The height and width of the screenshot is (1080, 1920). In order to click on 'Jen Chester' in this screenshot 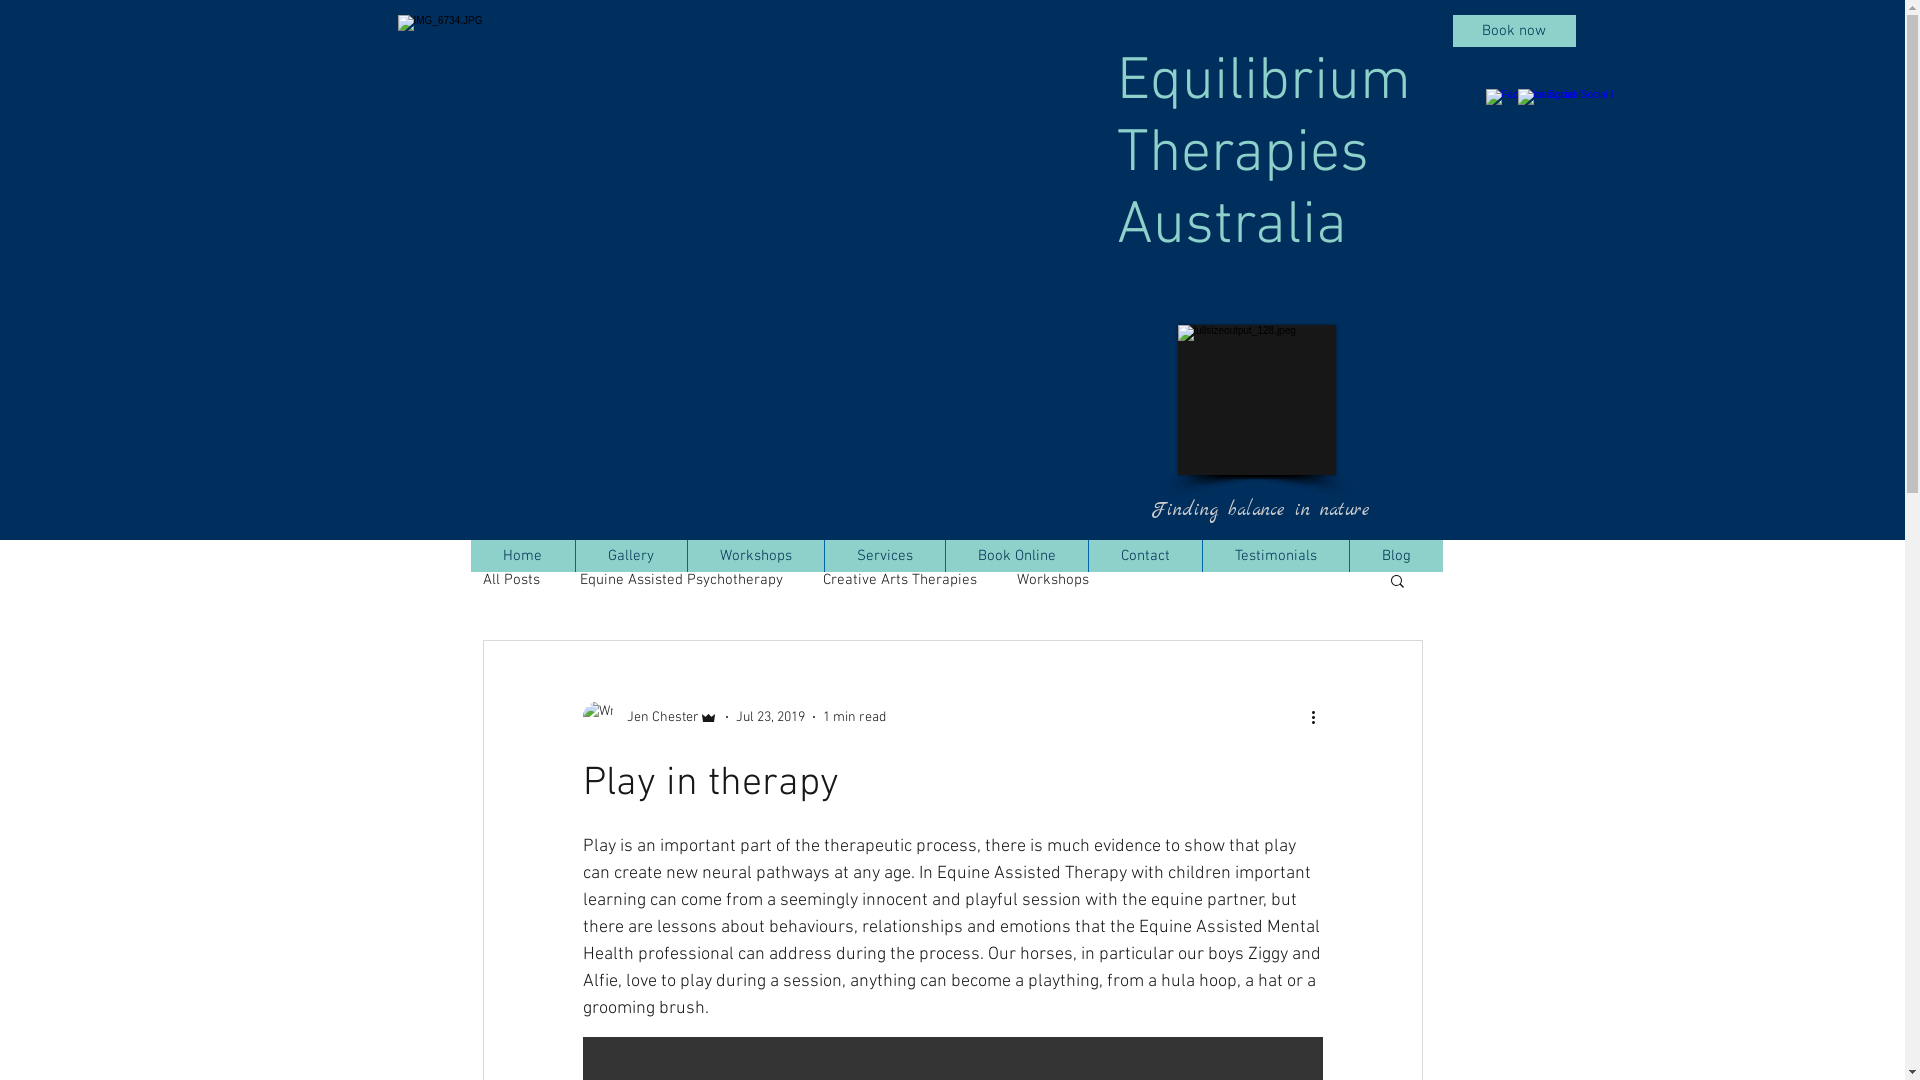, I will do `click(580, 716)`.